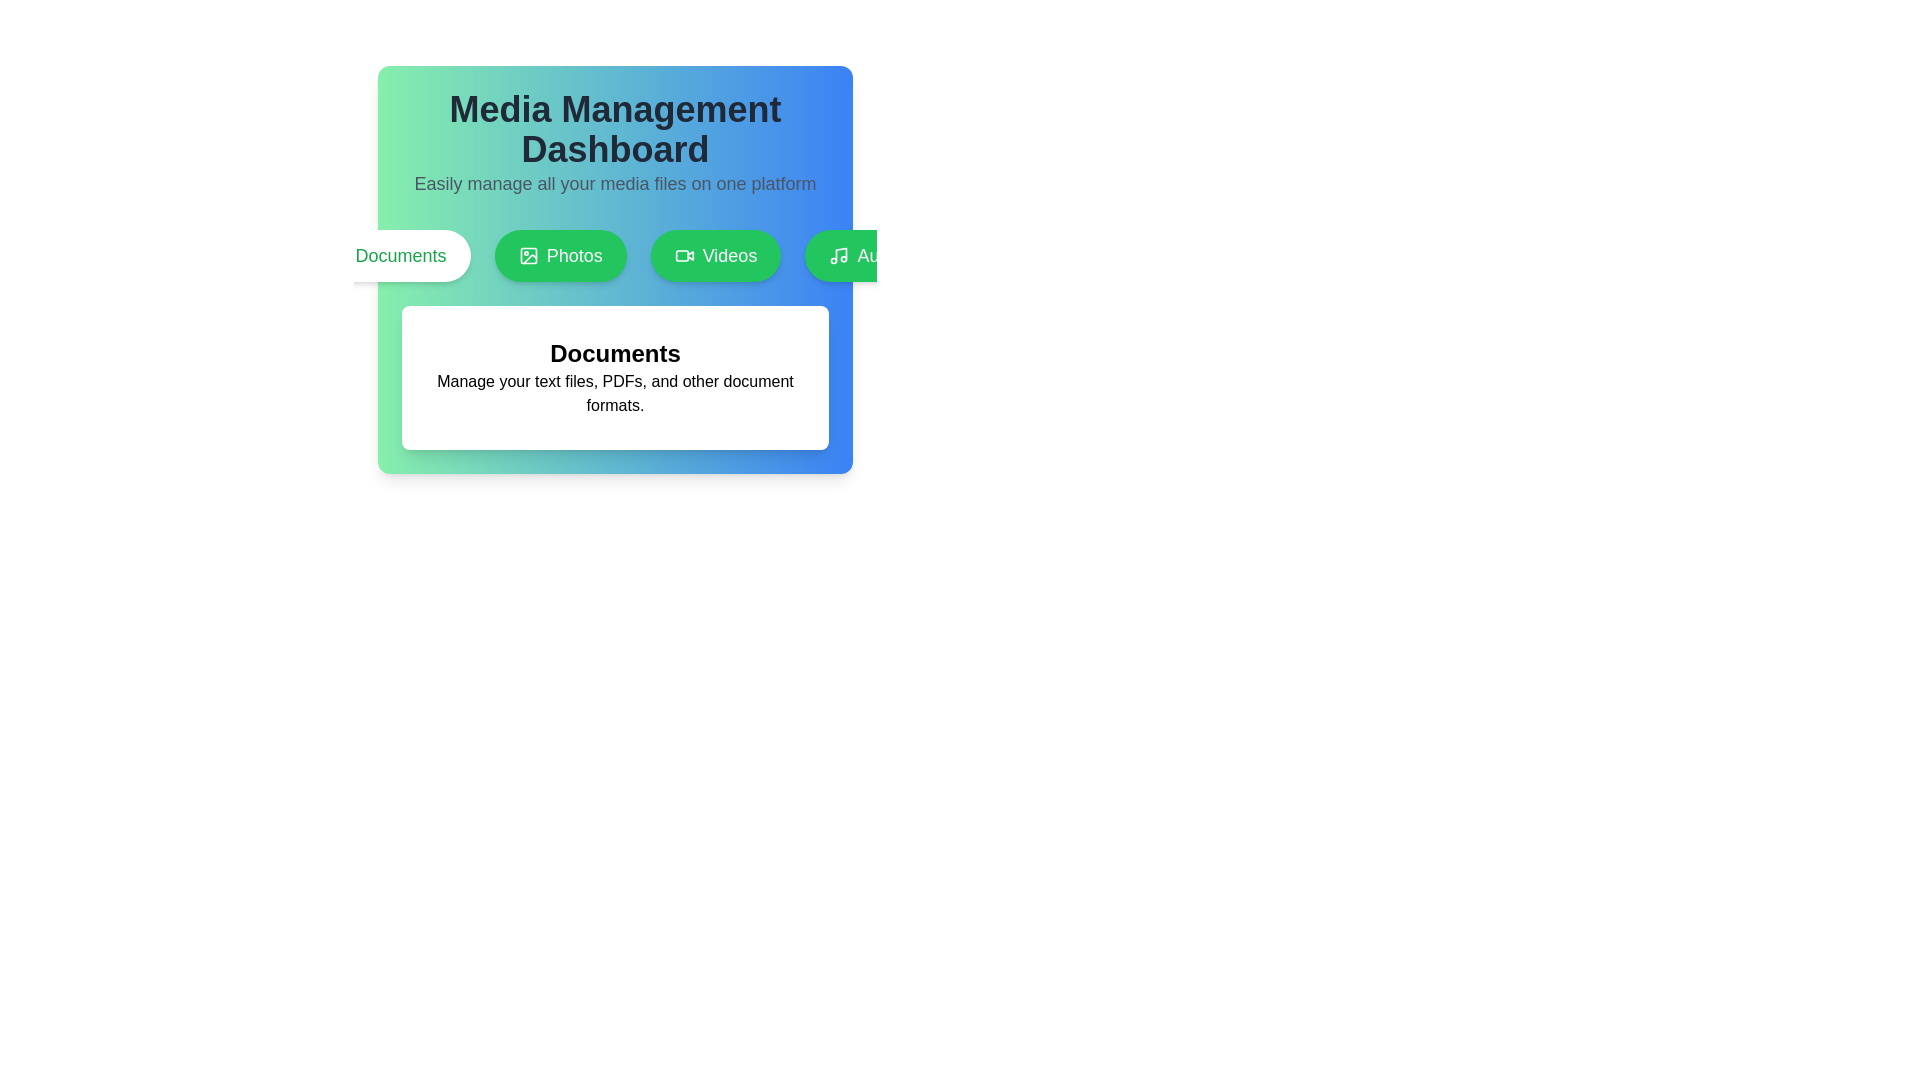  Describe the element at coordinates (682, 254) in the screenshot. I see `the 'Videos' section graphical icon, which is positioned above the 'Videos' label within a row of tabs` at that location.